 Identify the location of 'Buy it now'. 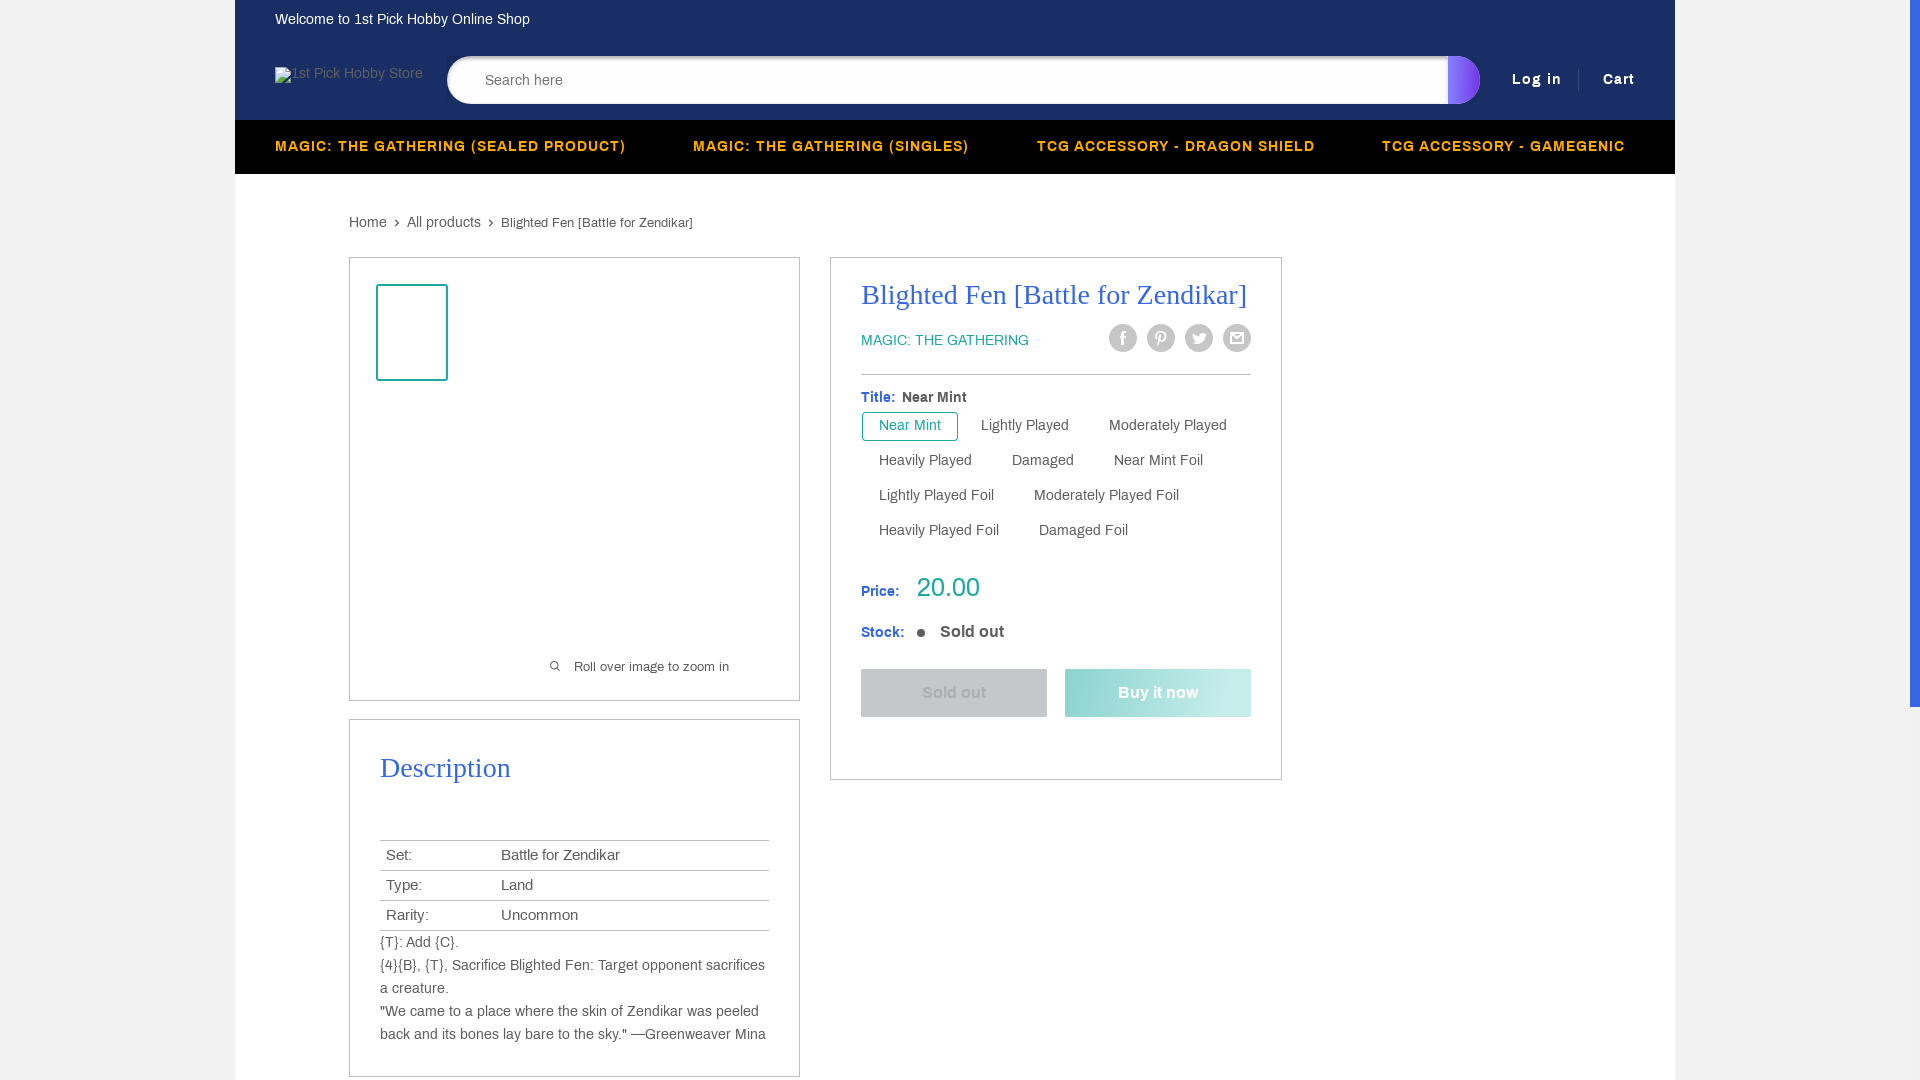
(1157, 692).